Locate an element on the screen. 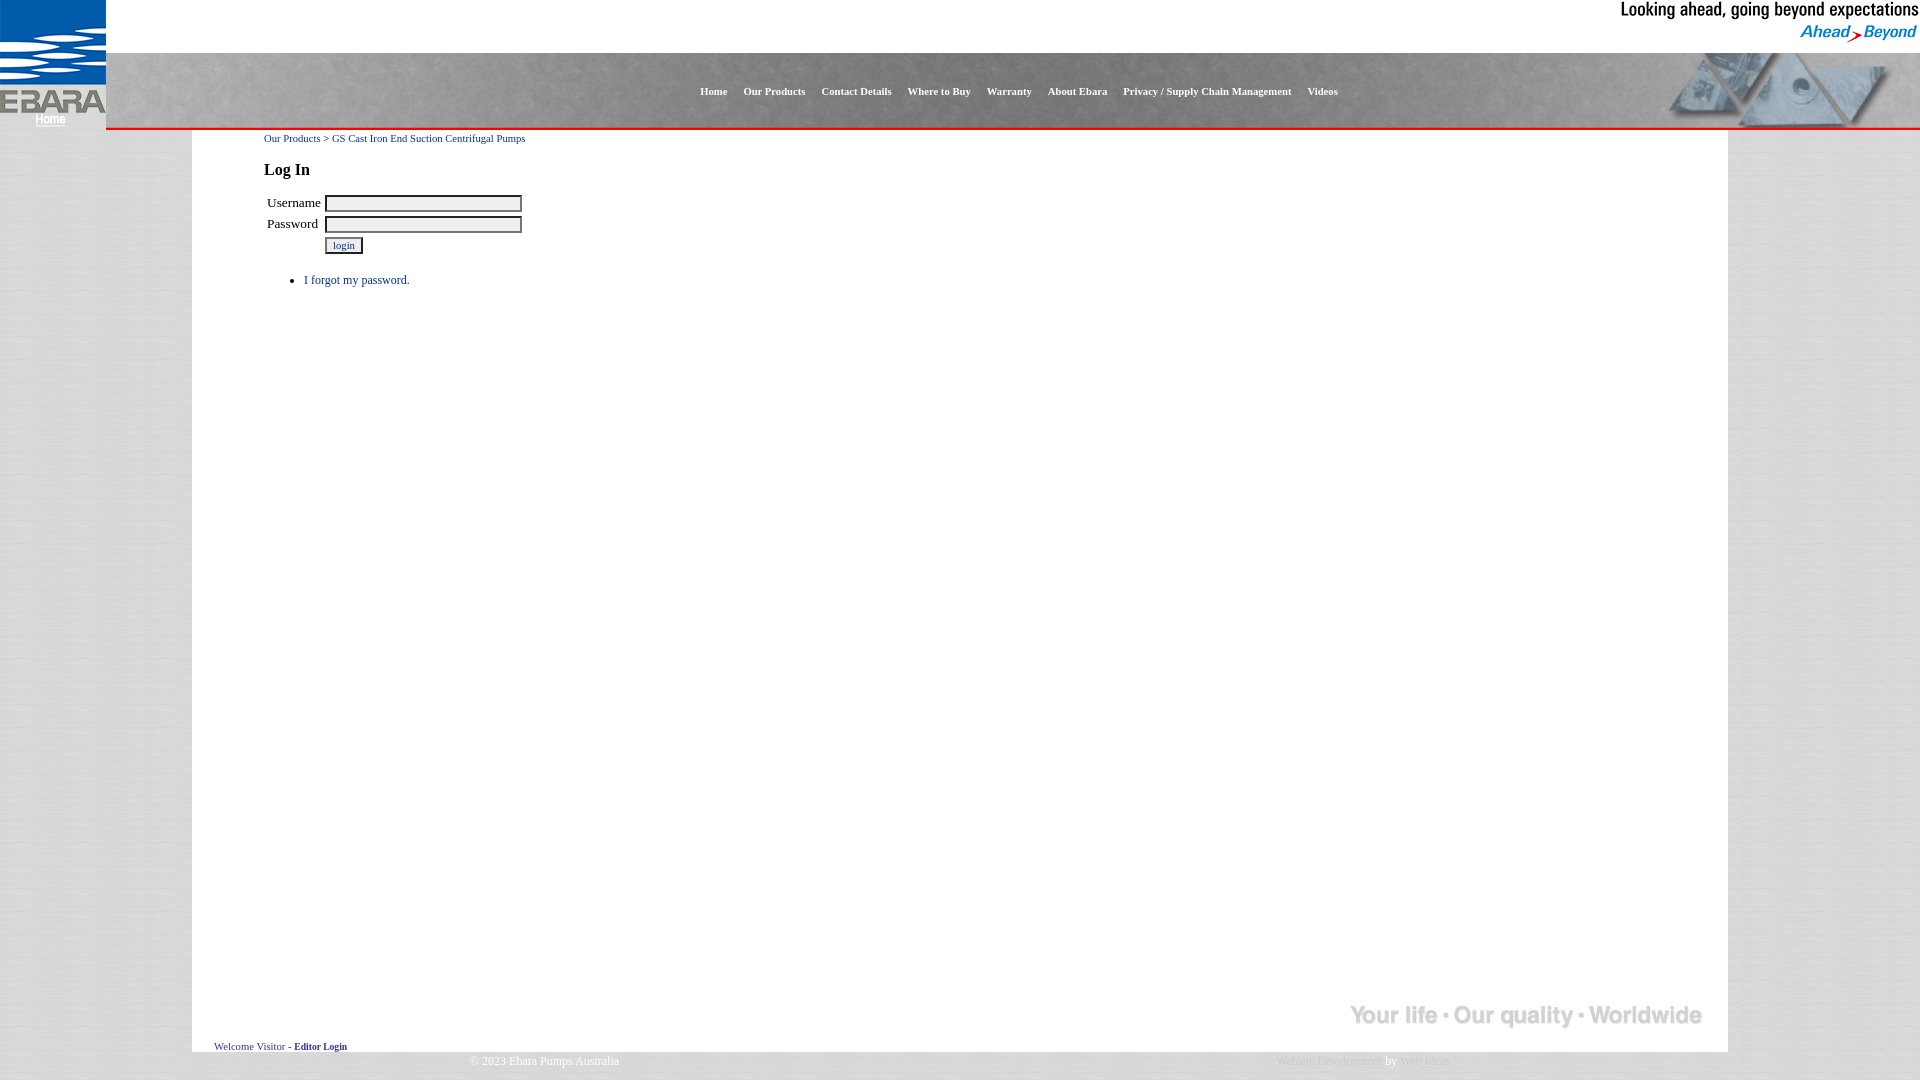 The image size is (1920, 1080). 'Contact Details' is located at coordinates (855, 91).